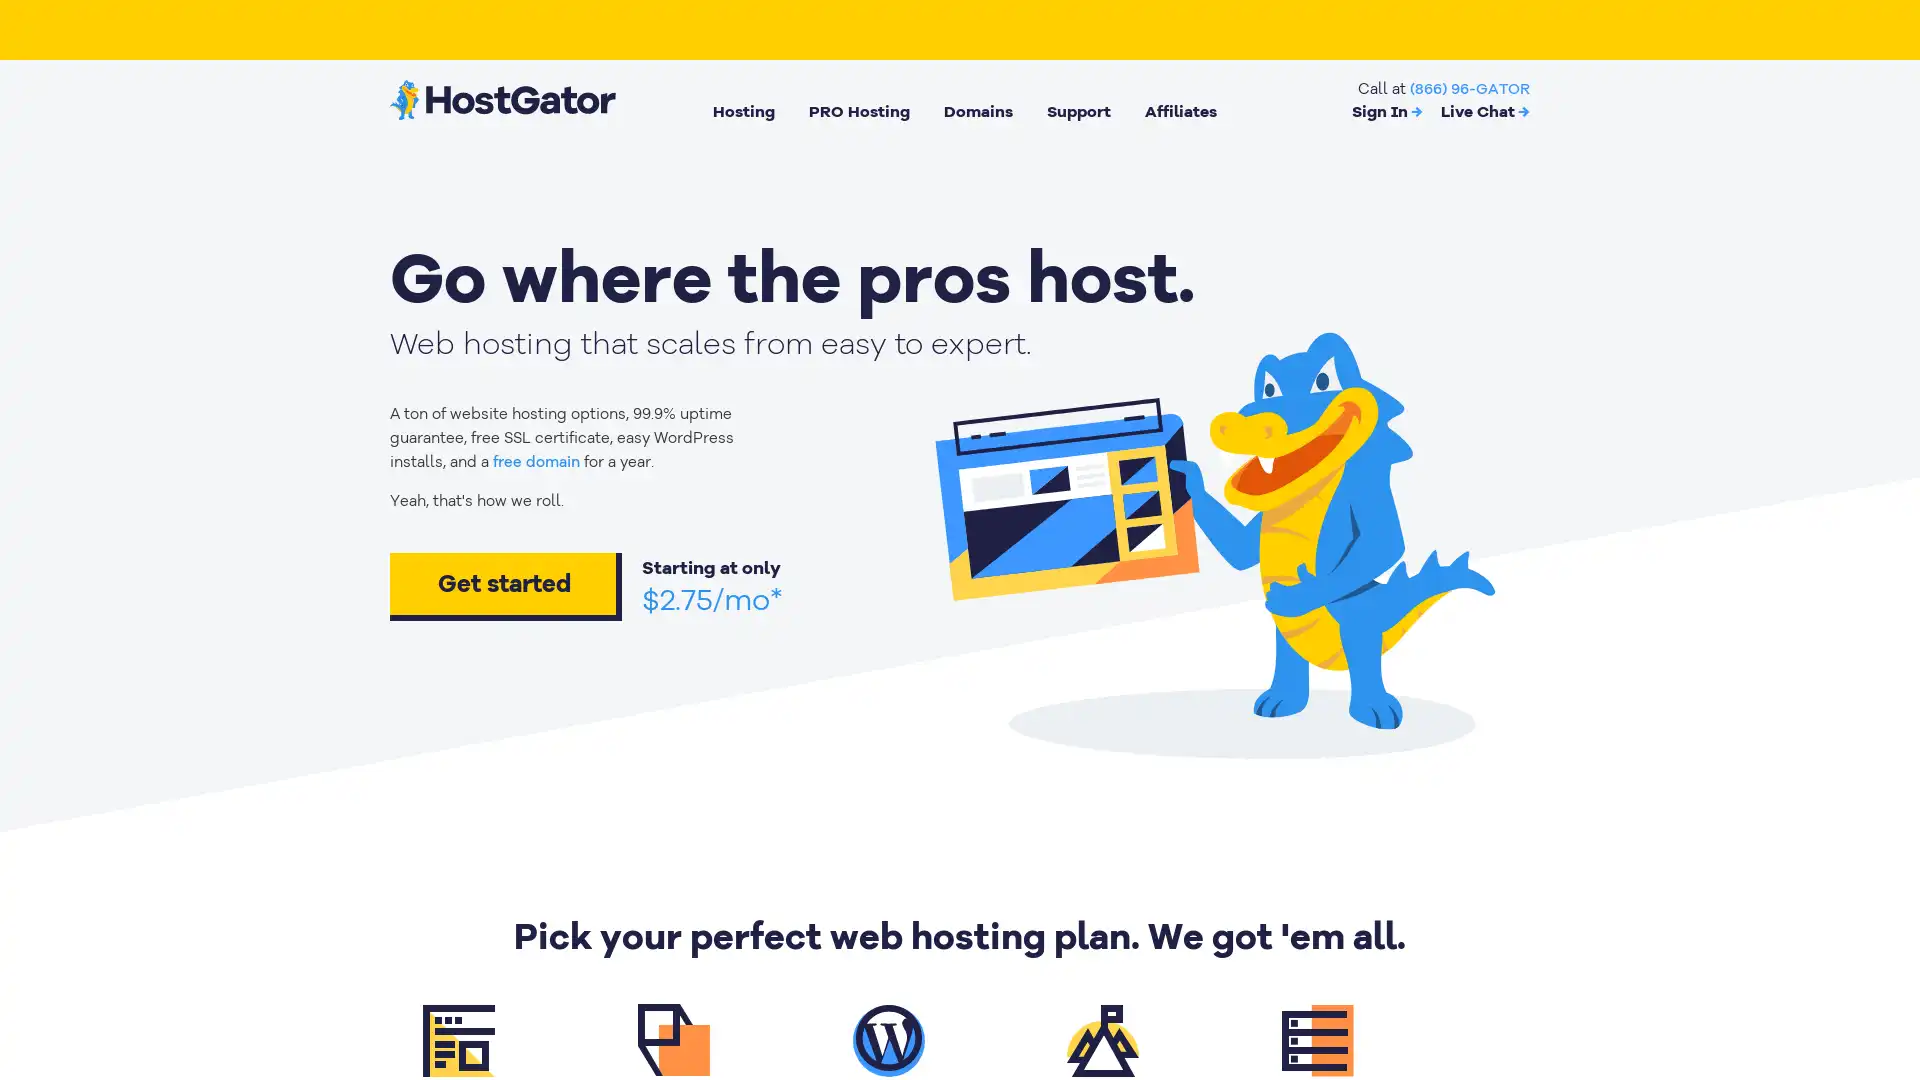  Describe the element at coordinates (1212, 536) in the screenshot. I see `animation` at that location.